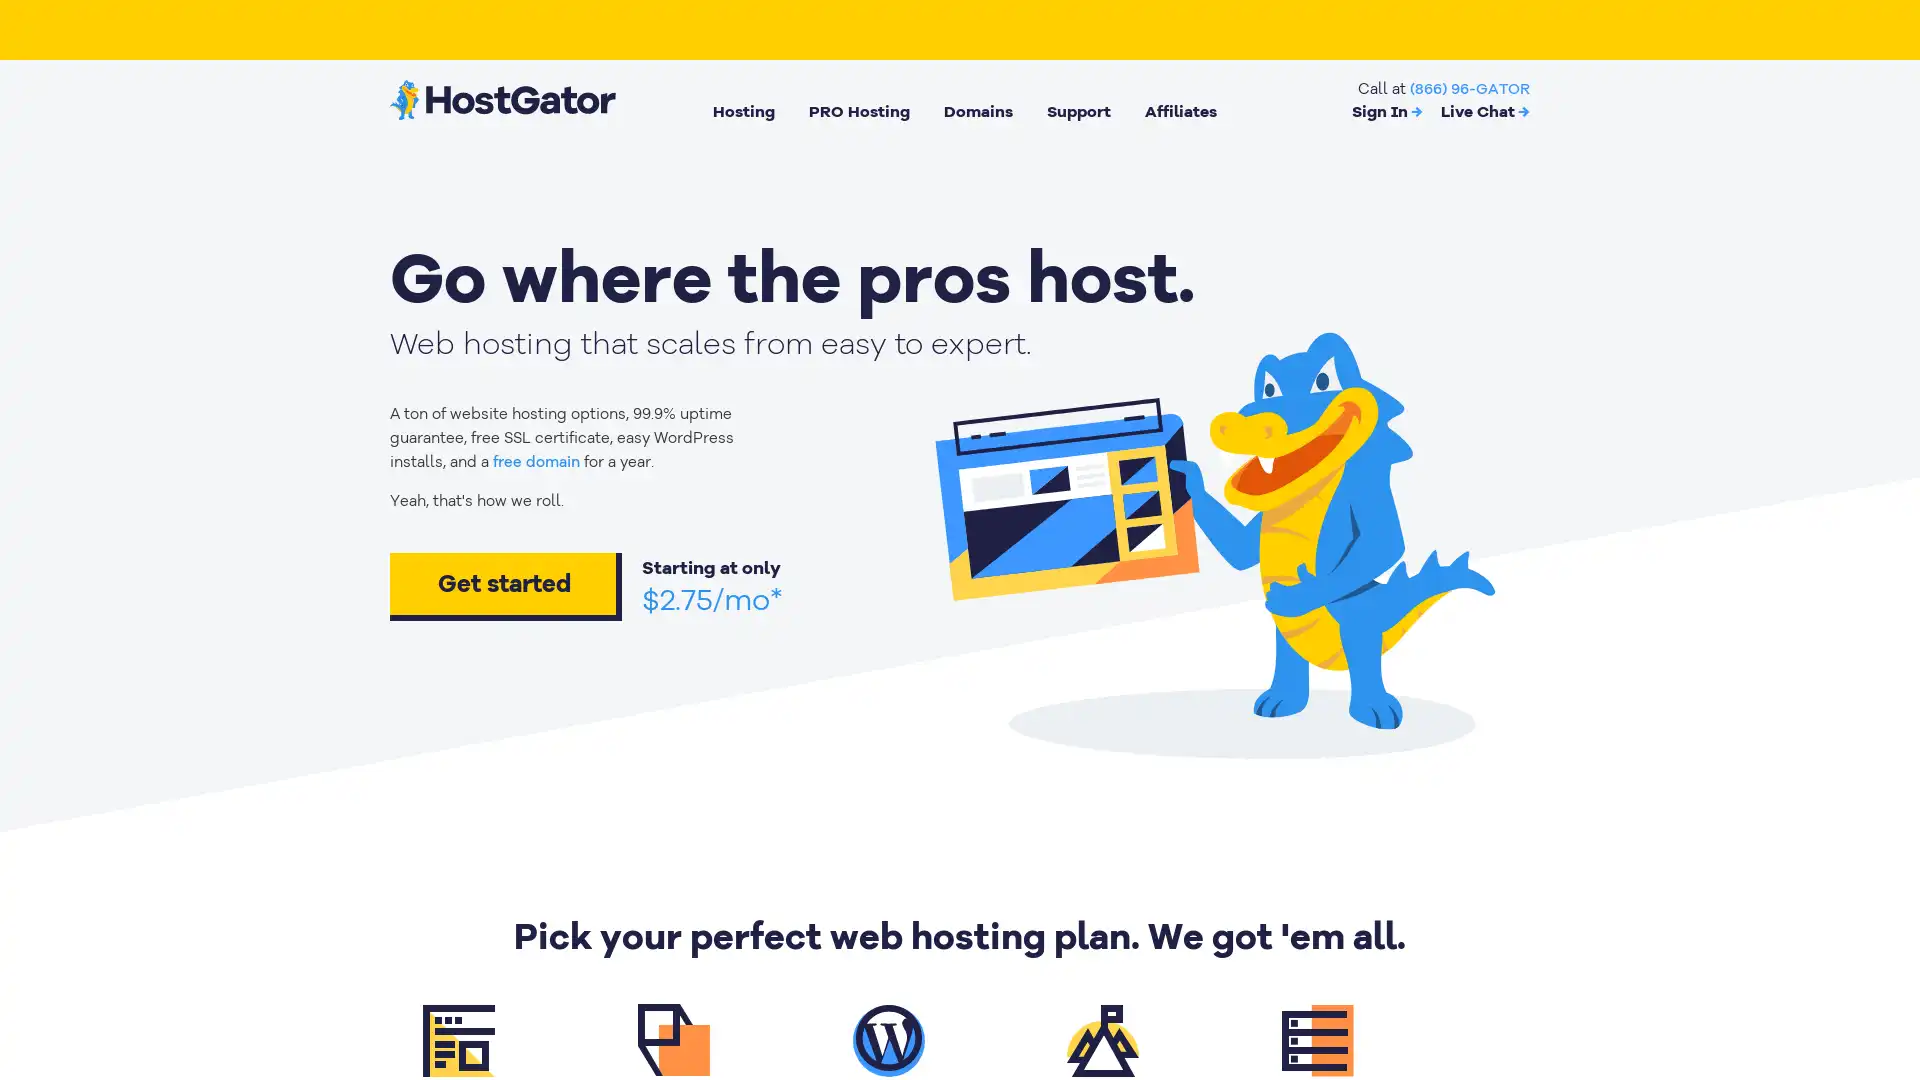  Describe the element at coordinates (1212, 536) in the screenshot. I see `animation` at that location.